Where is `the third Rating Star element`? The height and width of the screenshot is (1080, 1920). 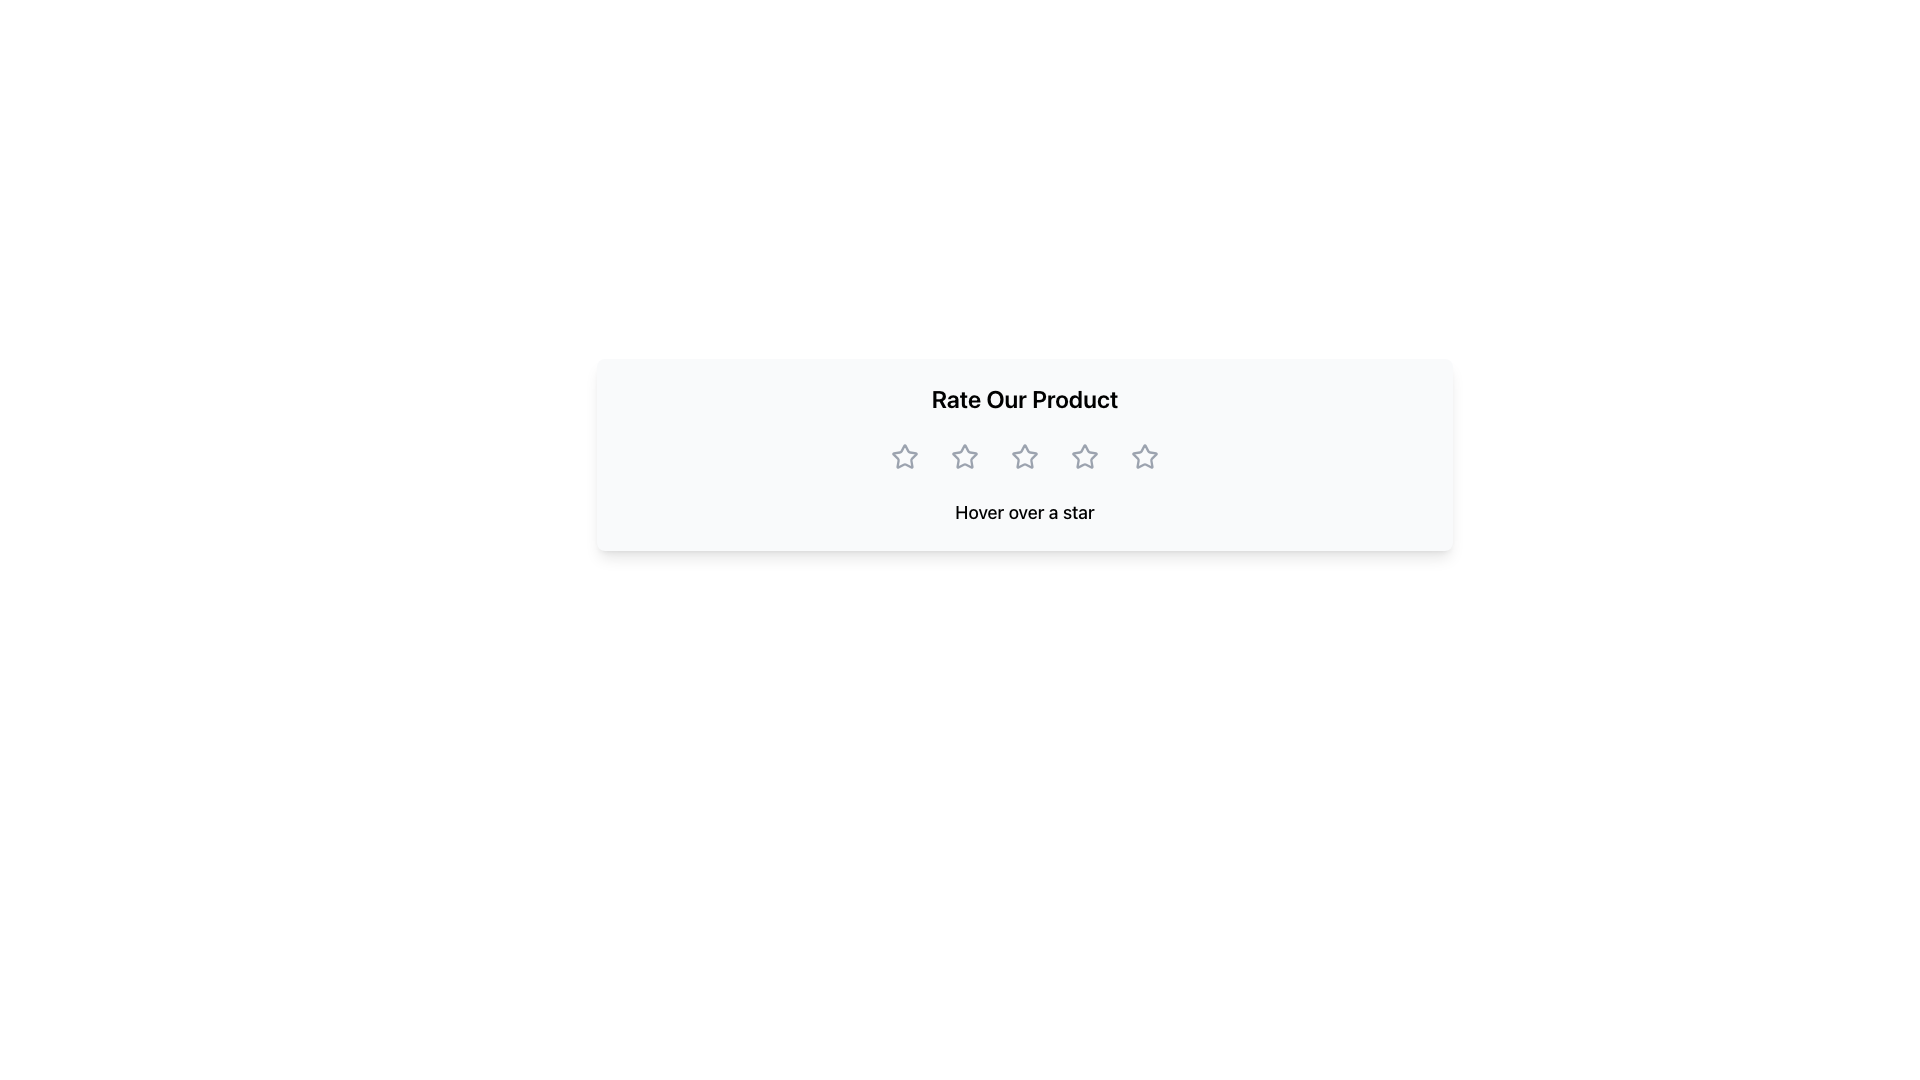
the third Rating Star element is located at coordinates (1023, 455).